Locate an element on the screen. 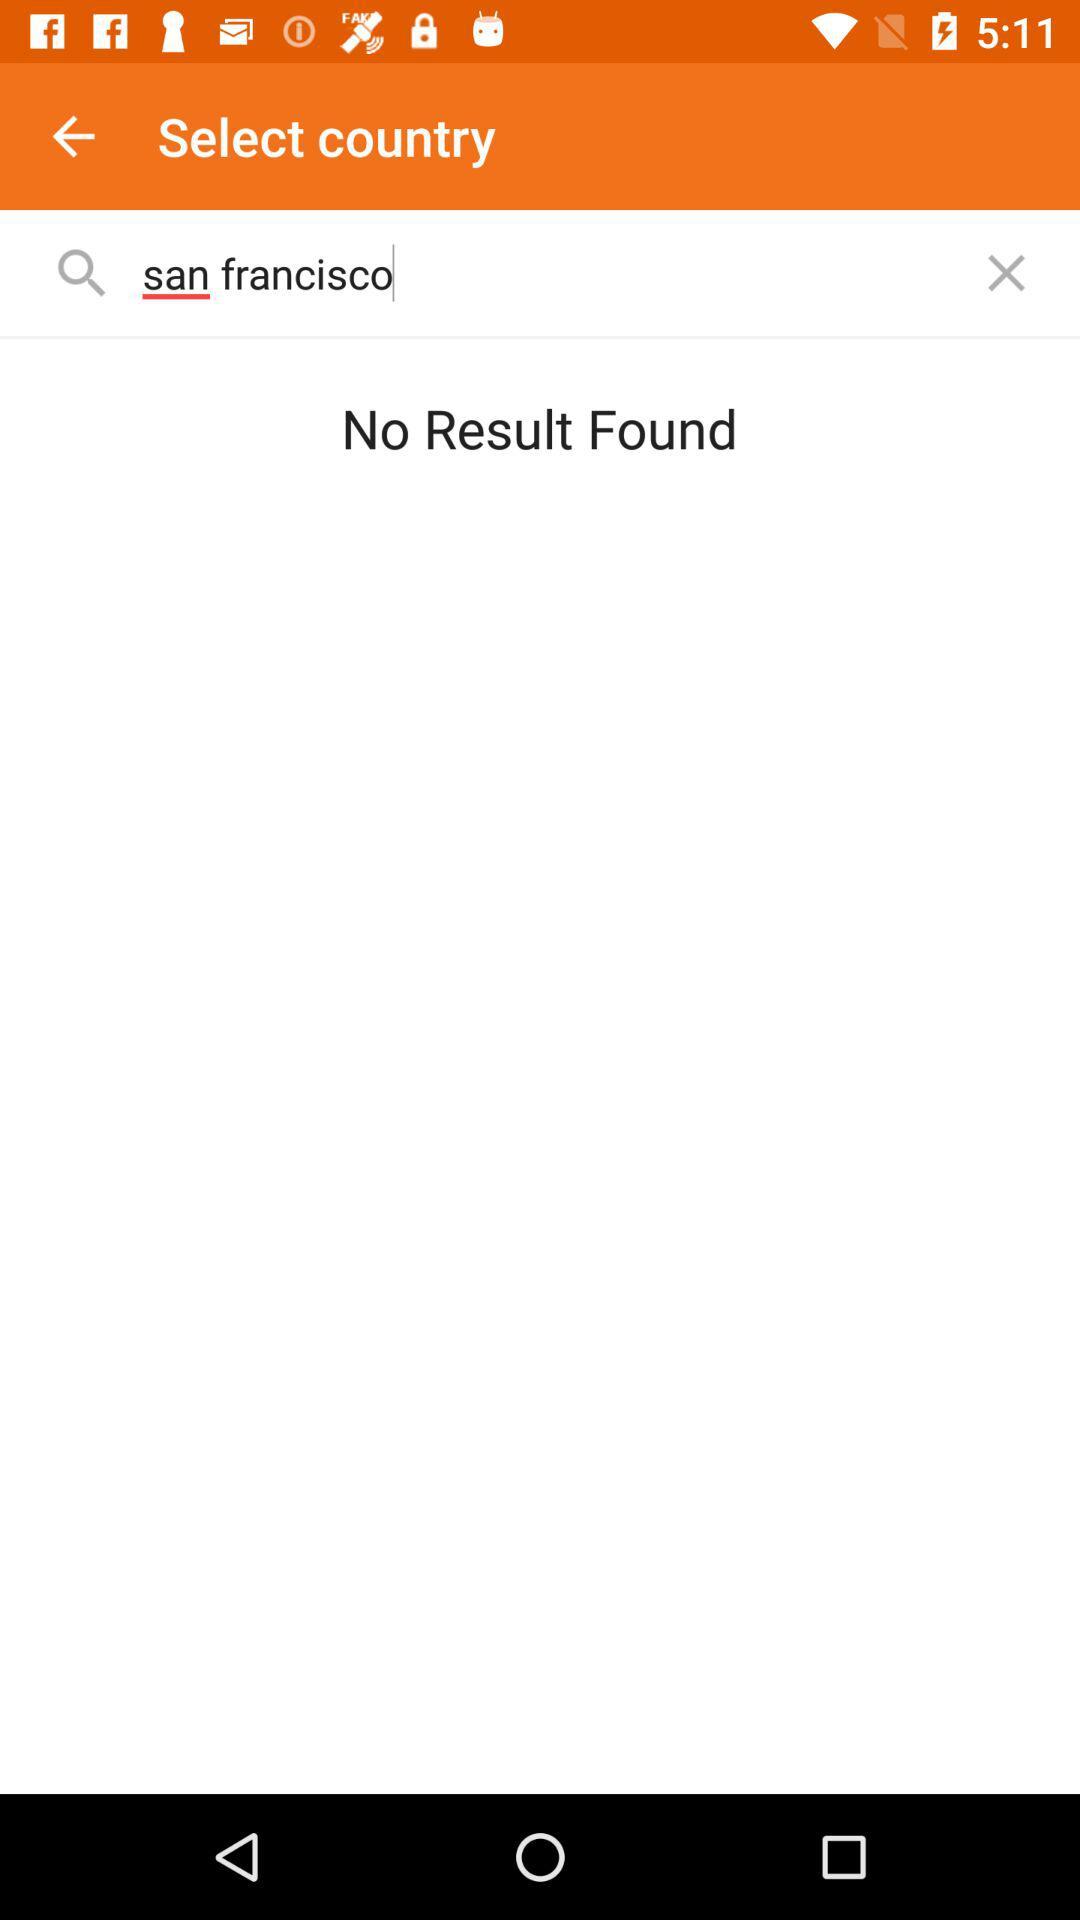  the item next to san francisco is located at coordinates (1006, 272).